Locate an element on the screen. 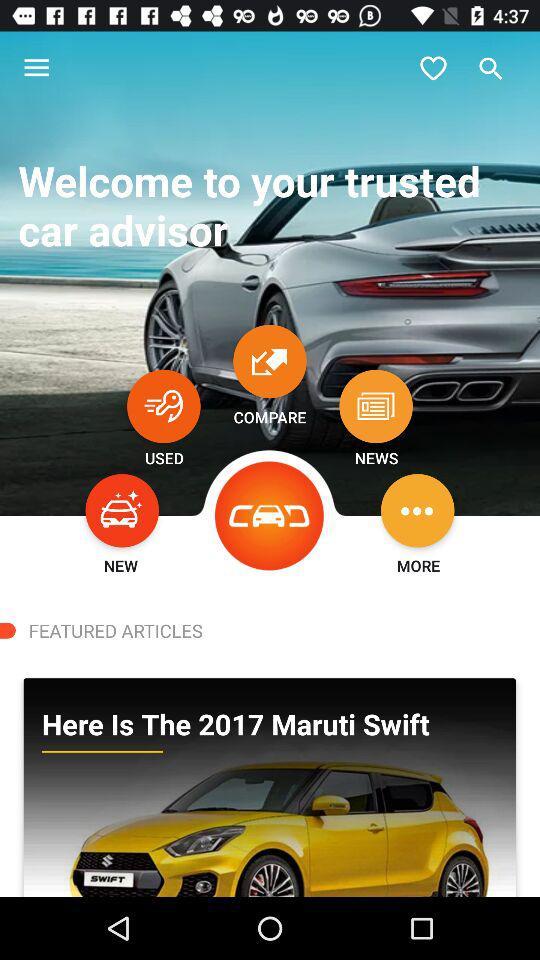  two options is located at coordinates (270, 360).